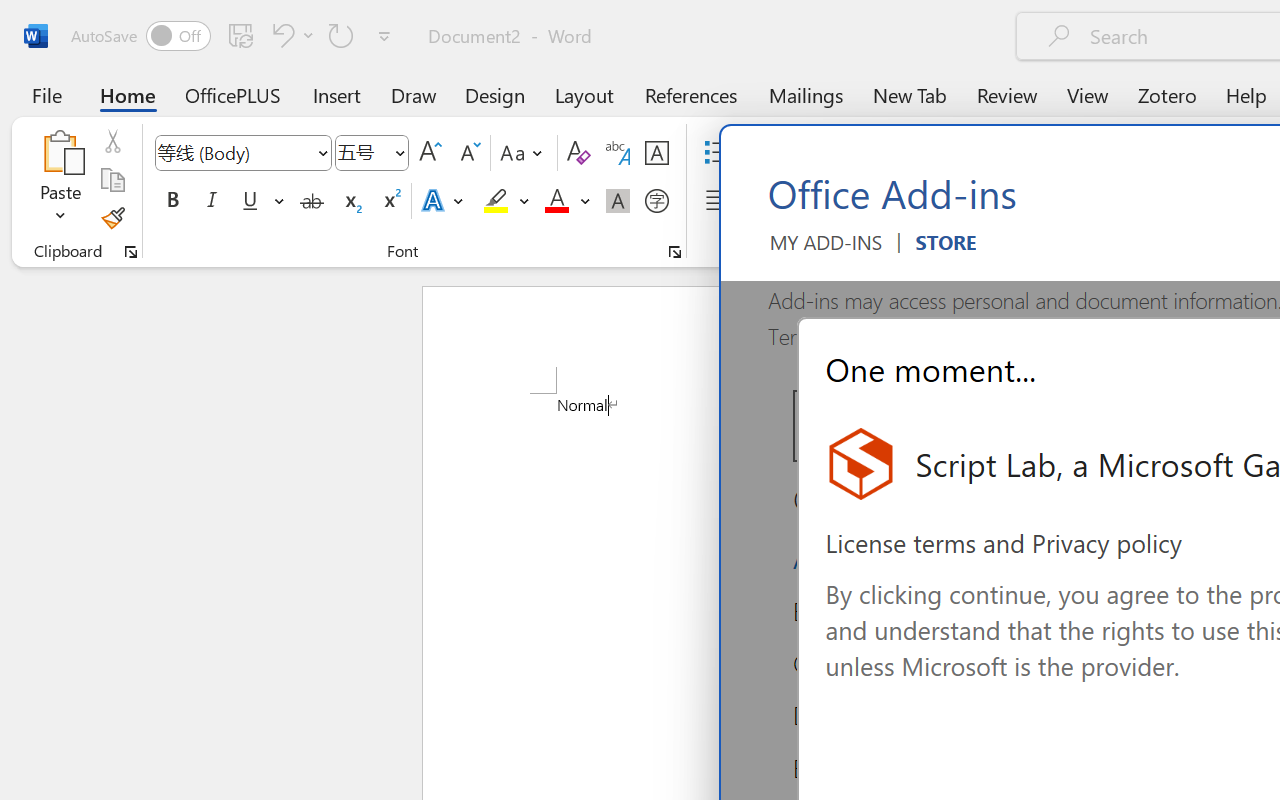 The height and width of the screenshot is (800, 1280). What do you see at coordinates (806, 94) in the screenshot?
I see `'Mailings'` at bounding box center [806, 94].